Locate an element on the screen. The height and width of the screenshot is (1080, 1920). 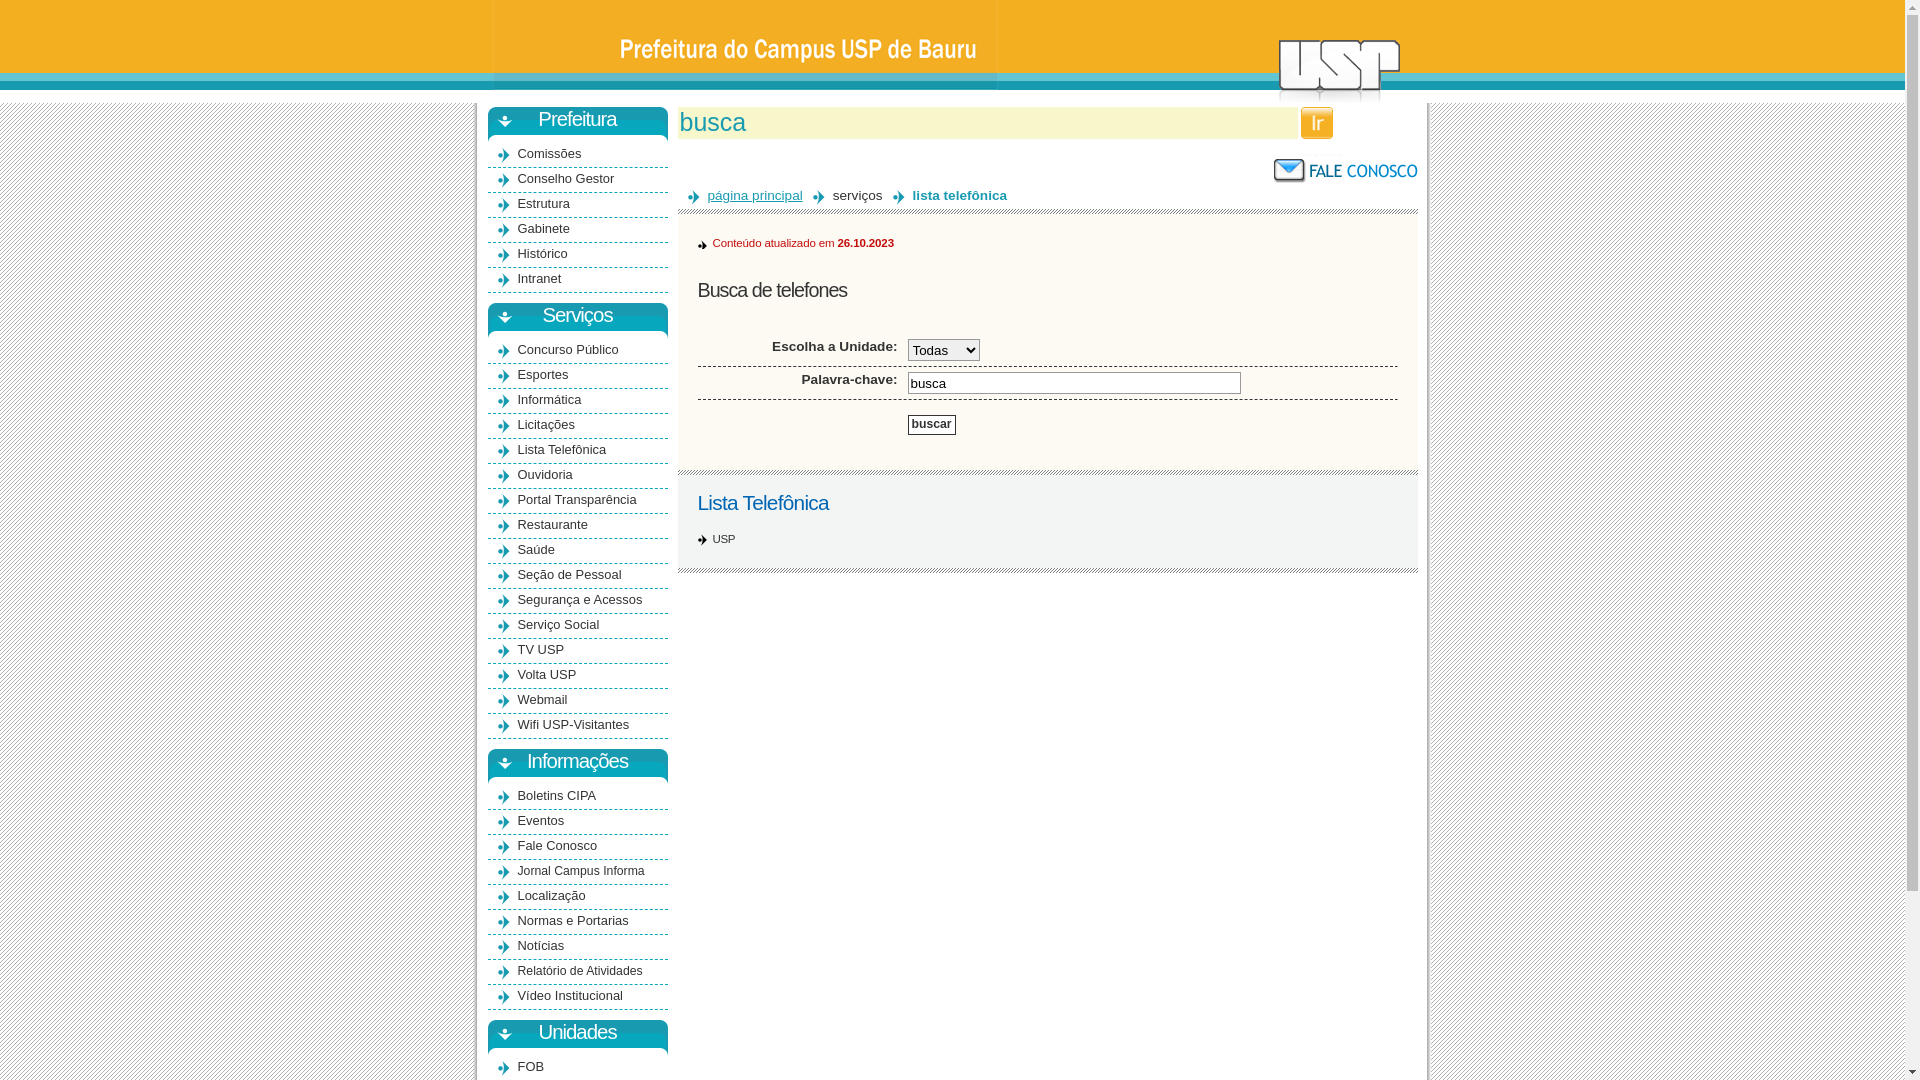
'Eventos' is located at coordinates (541, 820).